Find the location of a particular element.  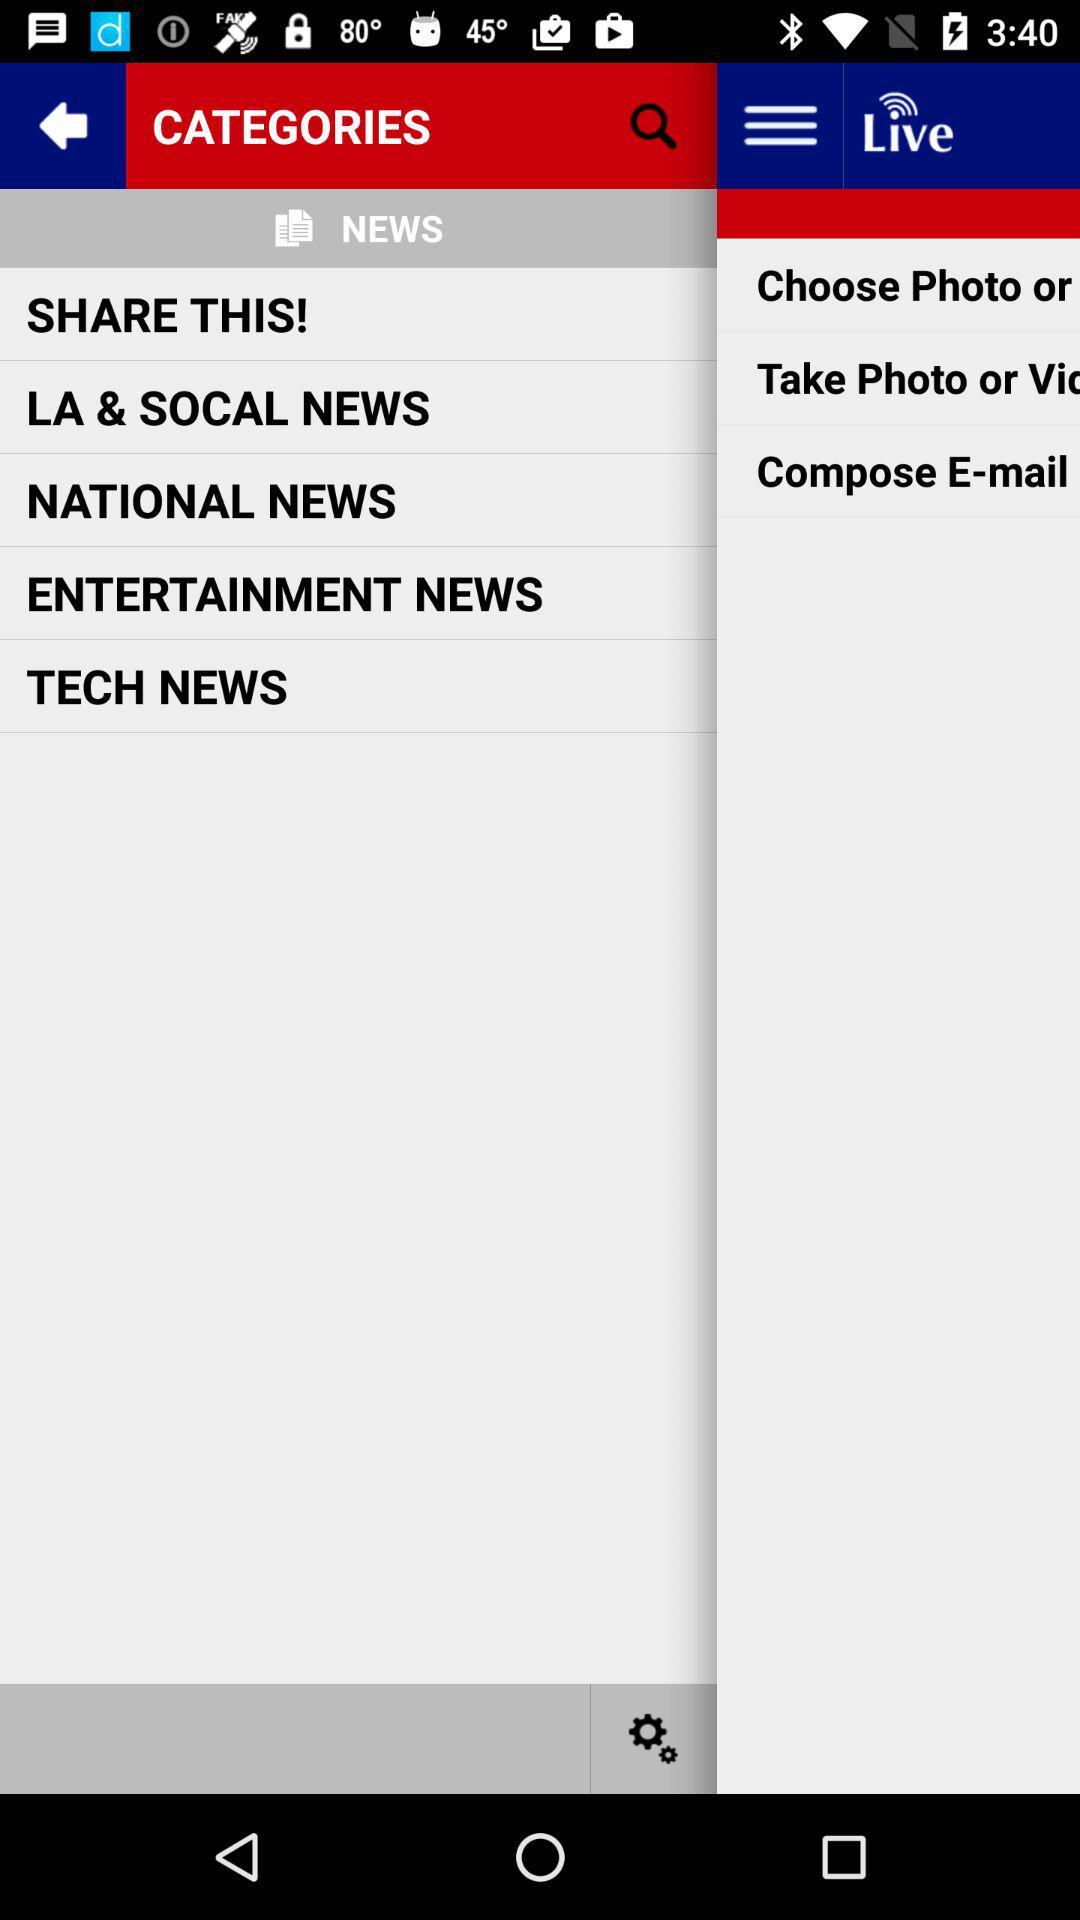

item above the la & socal news icon is located at coordinates (166, 312).